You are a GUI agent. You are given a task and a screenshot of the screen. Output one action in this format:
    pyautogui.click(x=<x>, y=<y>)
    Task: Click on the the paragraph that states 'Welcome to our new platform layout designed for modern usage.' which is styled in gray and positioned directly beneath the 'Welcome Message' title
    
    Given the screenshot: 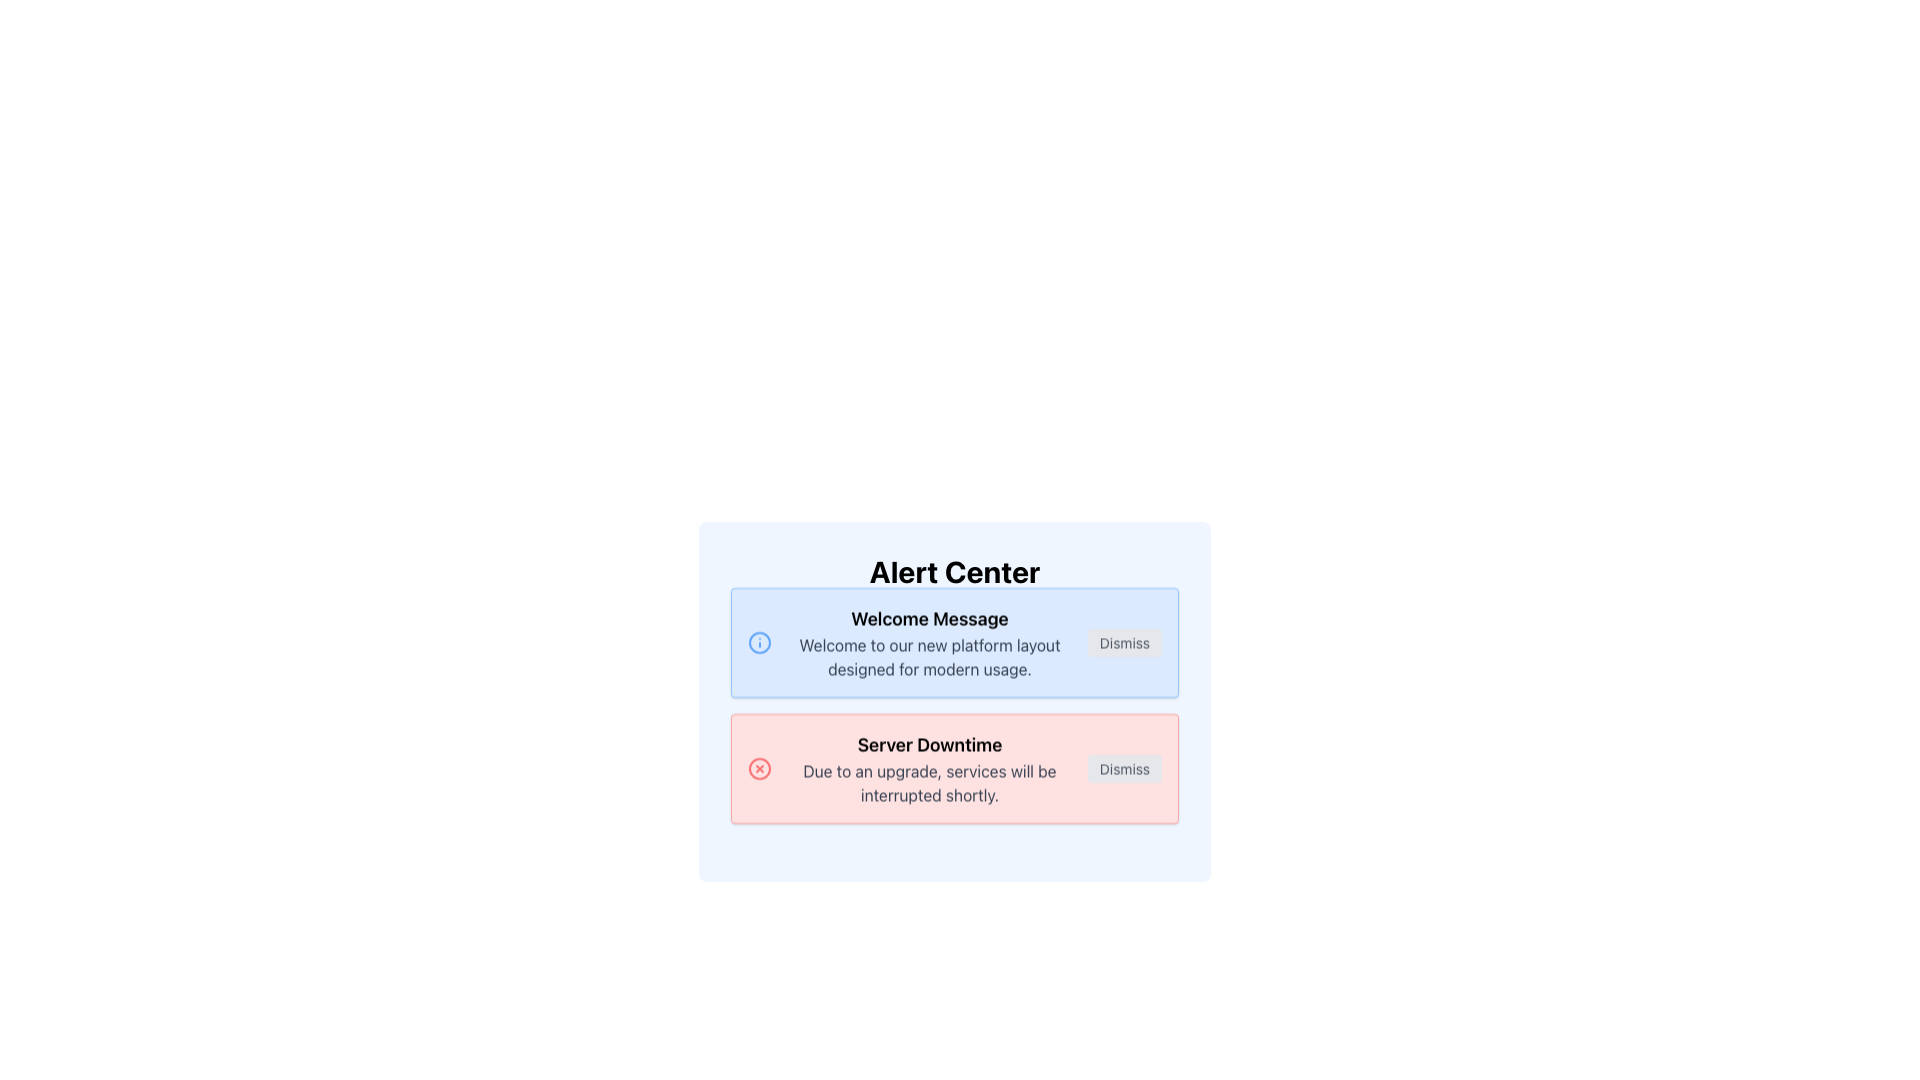 What is the action you would take?
    pyautogui.click(x=929, y=660)
    